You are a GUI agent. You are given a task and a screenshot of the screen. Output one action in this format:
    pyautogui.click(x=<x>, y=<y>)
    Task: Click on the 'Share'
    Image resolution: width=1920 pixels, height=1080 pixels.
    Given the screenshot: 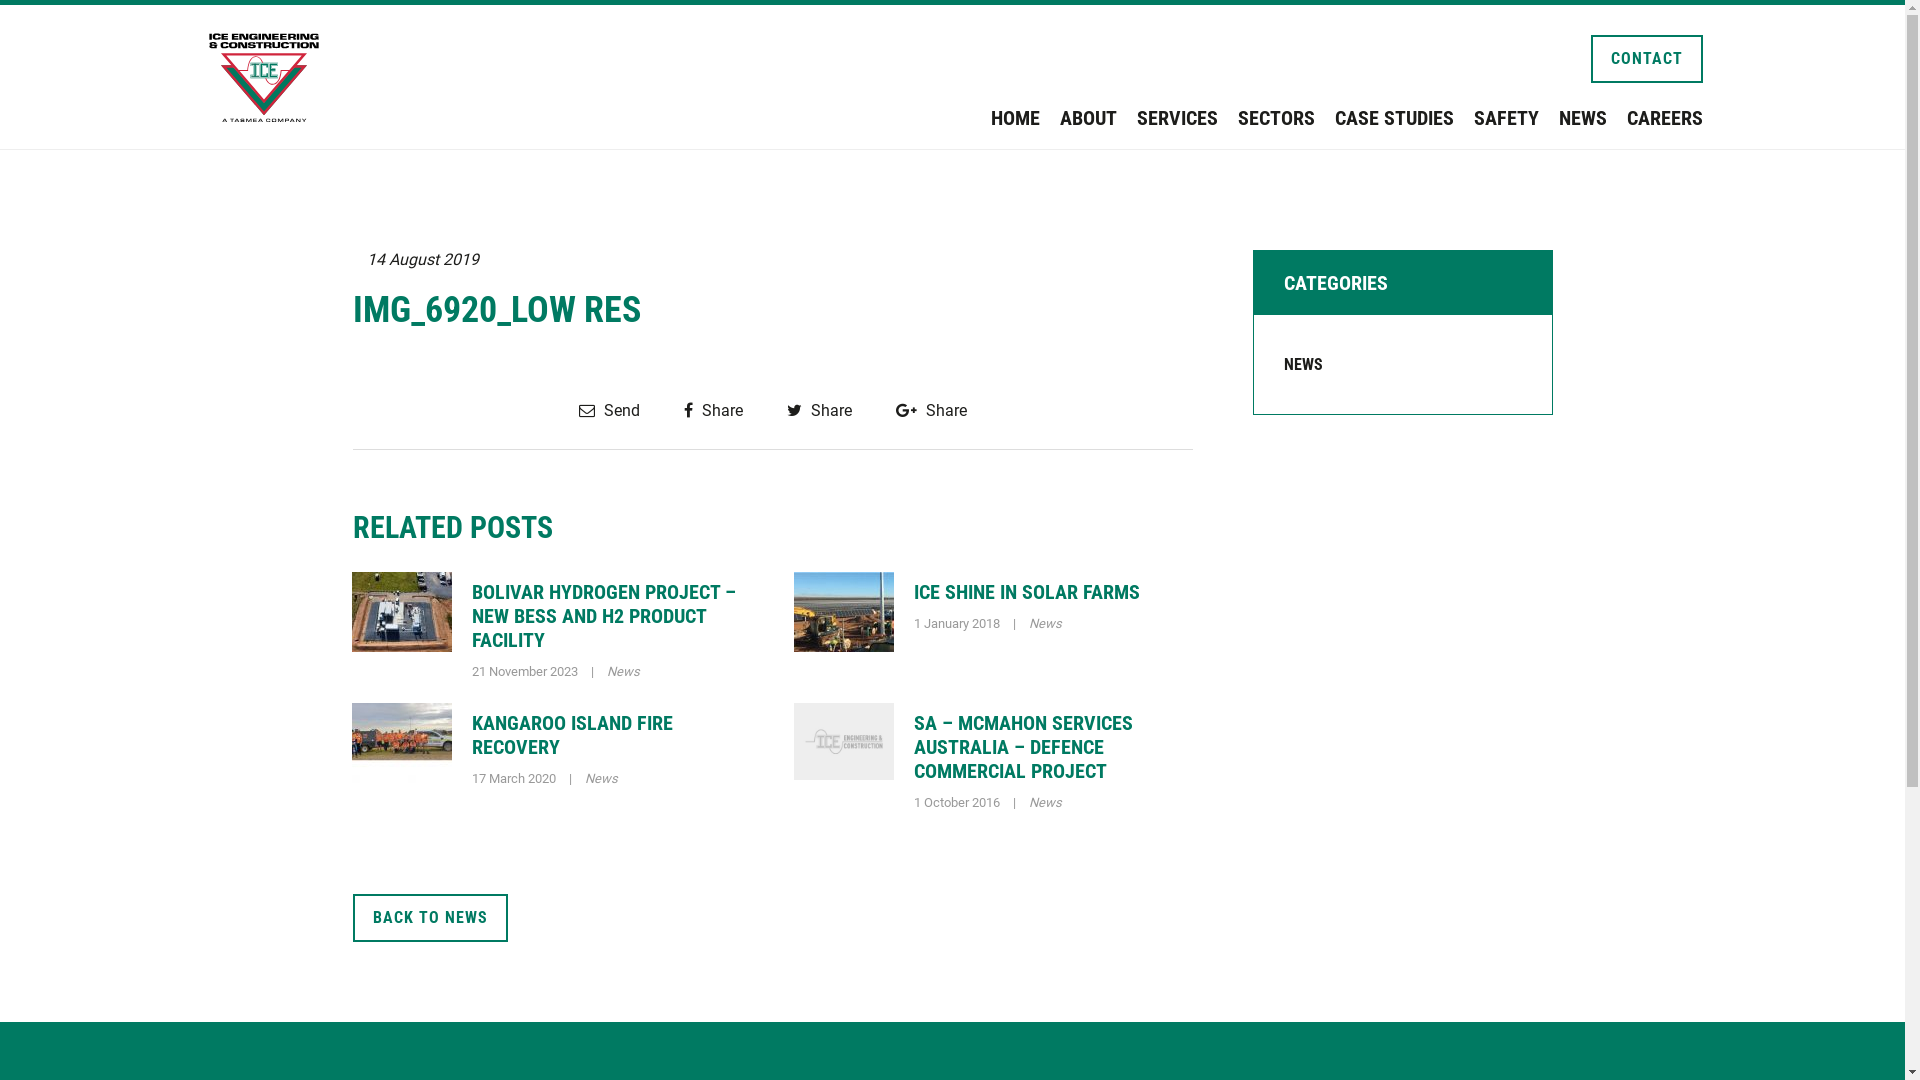 What is the action you would take?
    pyautogui.click(x=684, y=409)
    